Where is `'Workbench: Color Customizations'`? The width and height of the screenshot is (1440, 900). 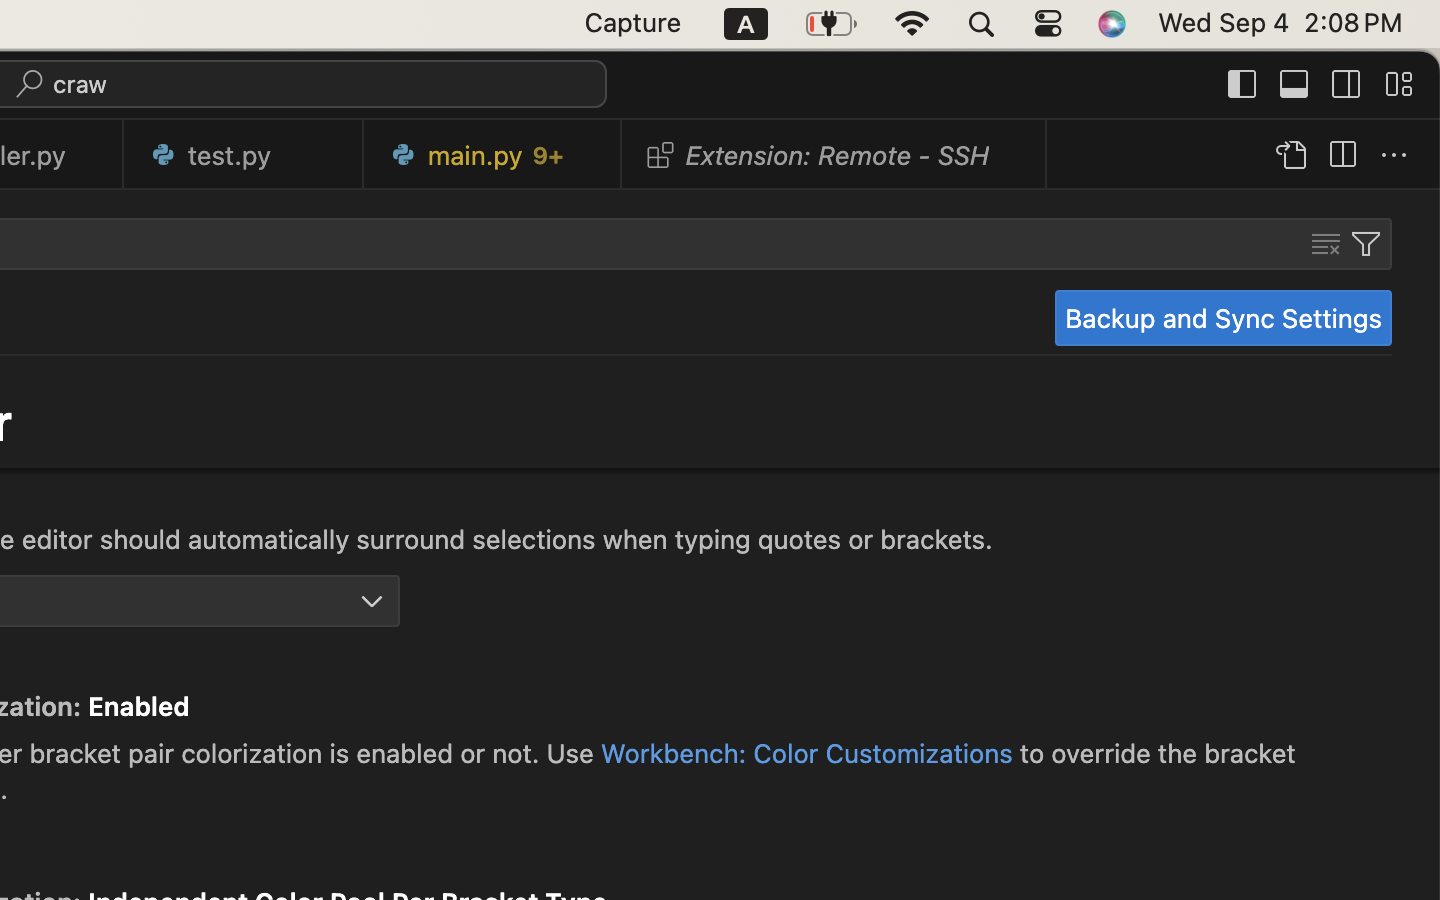
'Workbench: Color Customizations' is located at coordinates (806, 752).